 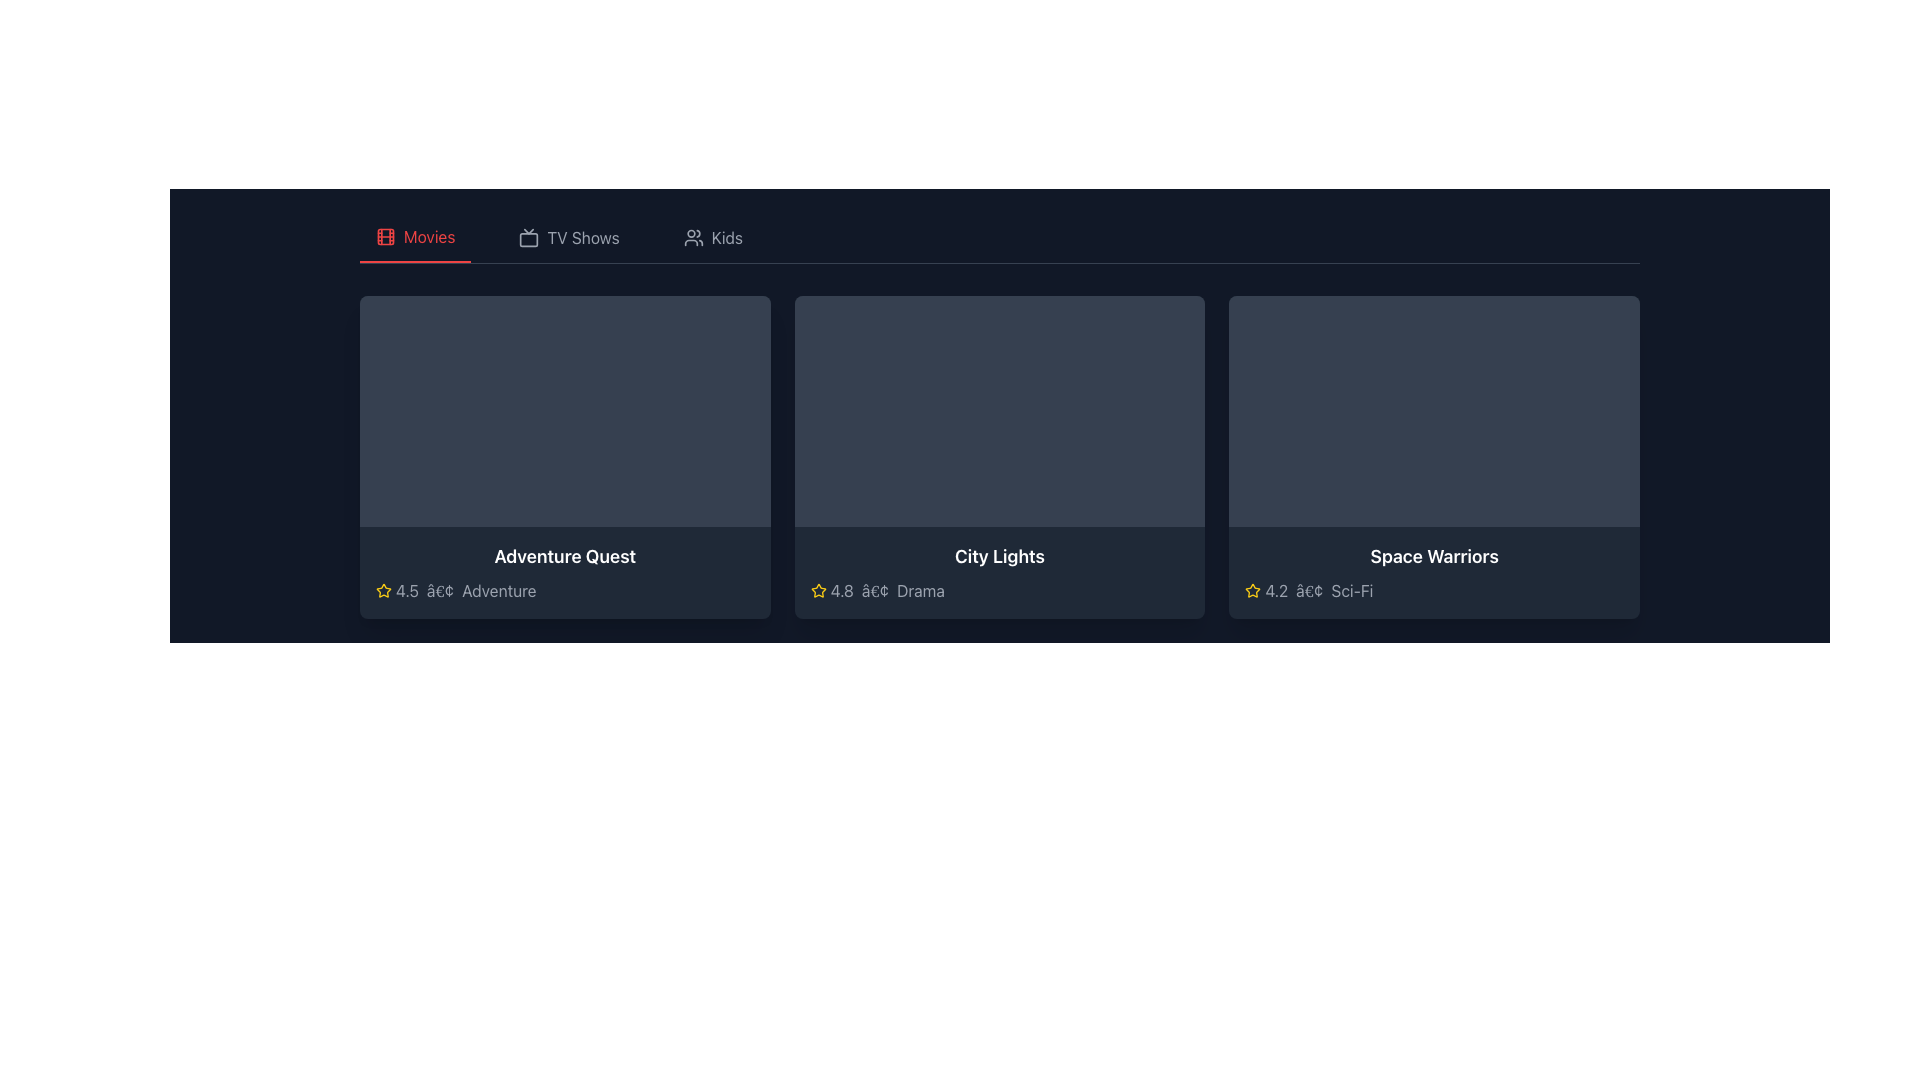 I want to click on the 'Kids' navigation tab, so click(x=713, y=237).